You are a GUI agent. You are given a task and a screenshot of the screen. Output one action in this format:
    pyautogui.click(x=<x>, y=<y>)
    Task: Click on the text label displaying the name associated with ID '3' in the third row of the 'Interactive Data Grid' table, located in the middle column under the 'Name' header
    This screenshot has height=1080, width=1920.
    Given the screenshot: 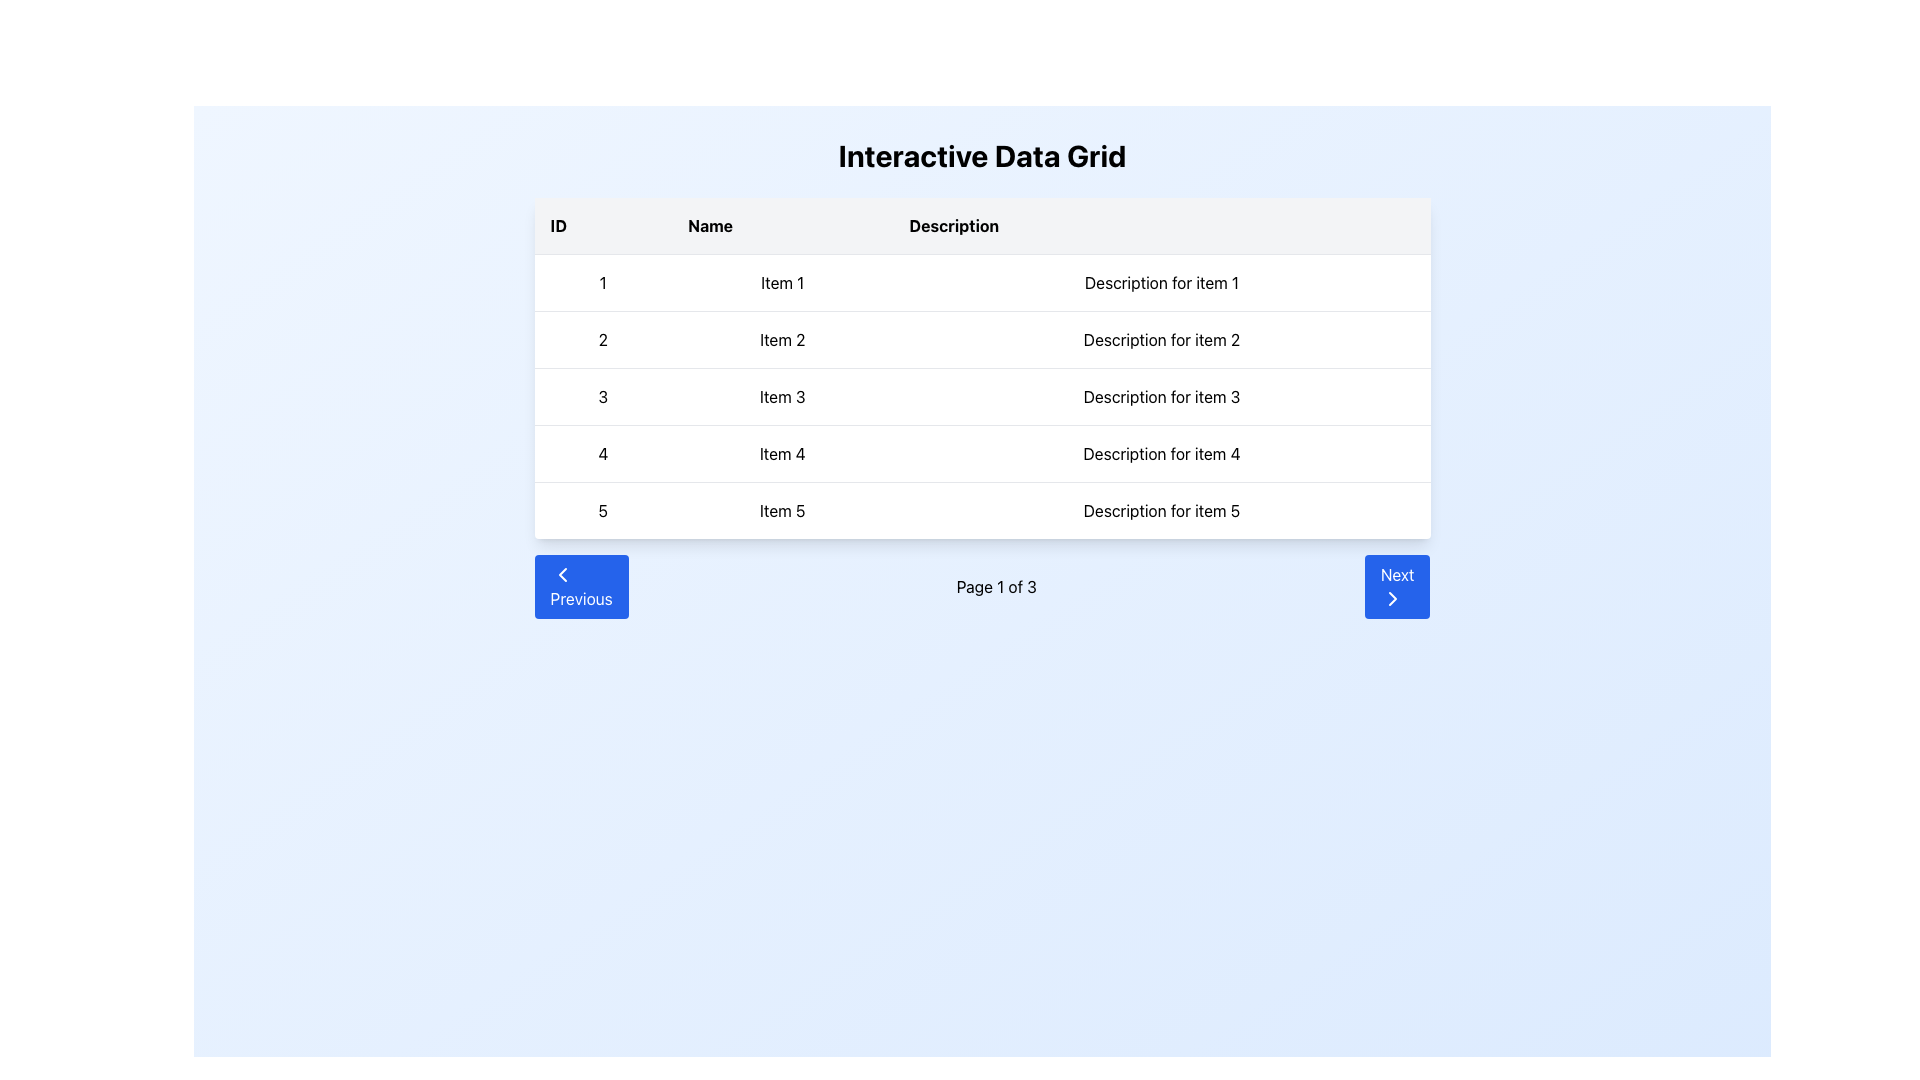 What is the action you would take?
    pyautogui.click(x=781, y=397)
    